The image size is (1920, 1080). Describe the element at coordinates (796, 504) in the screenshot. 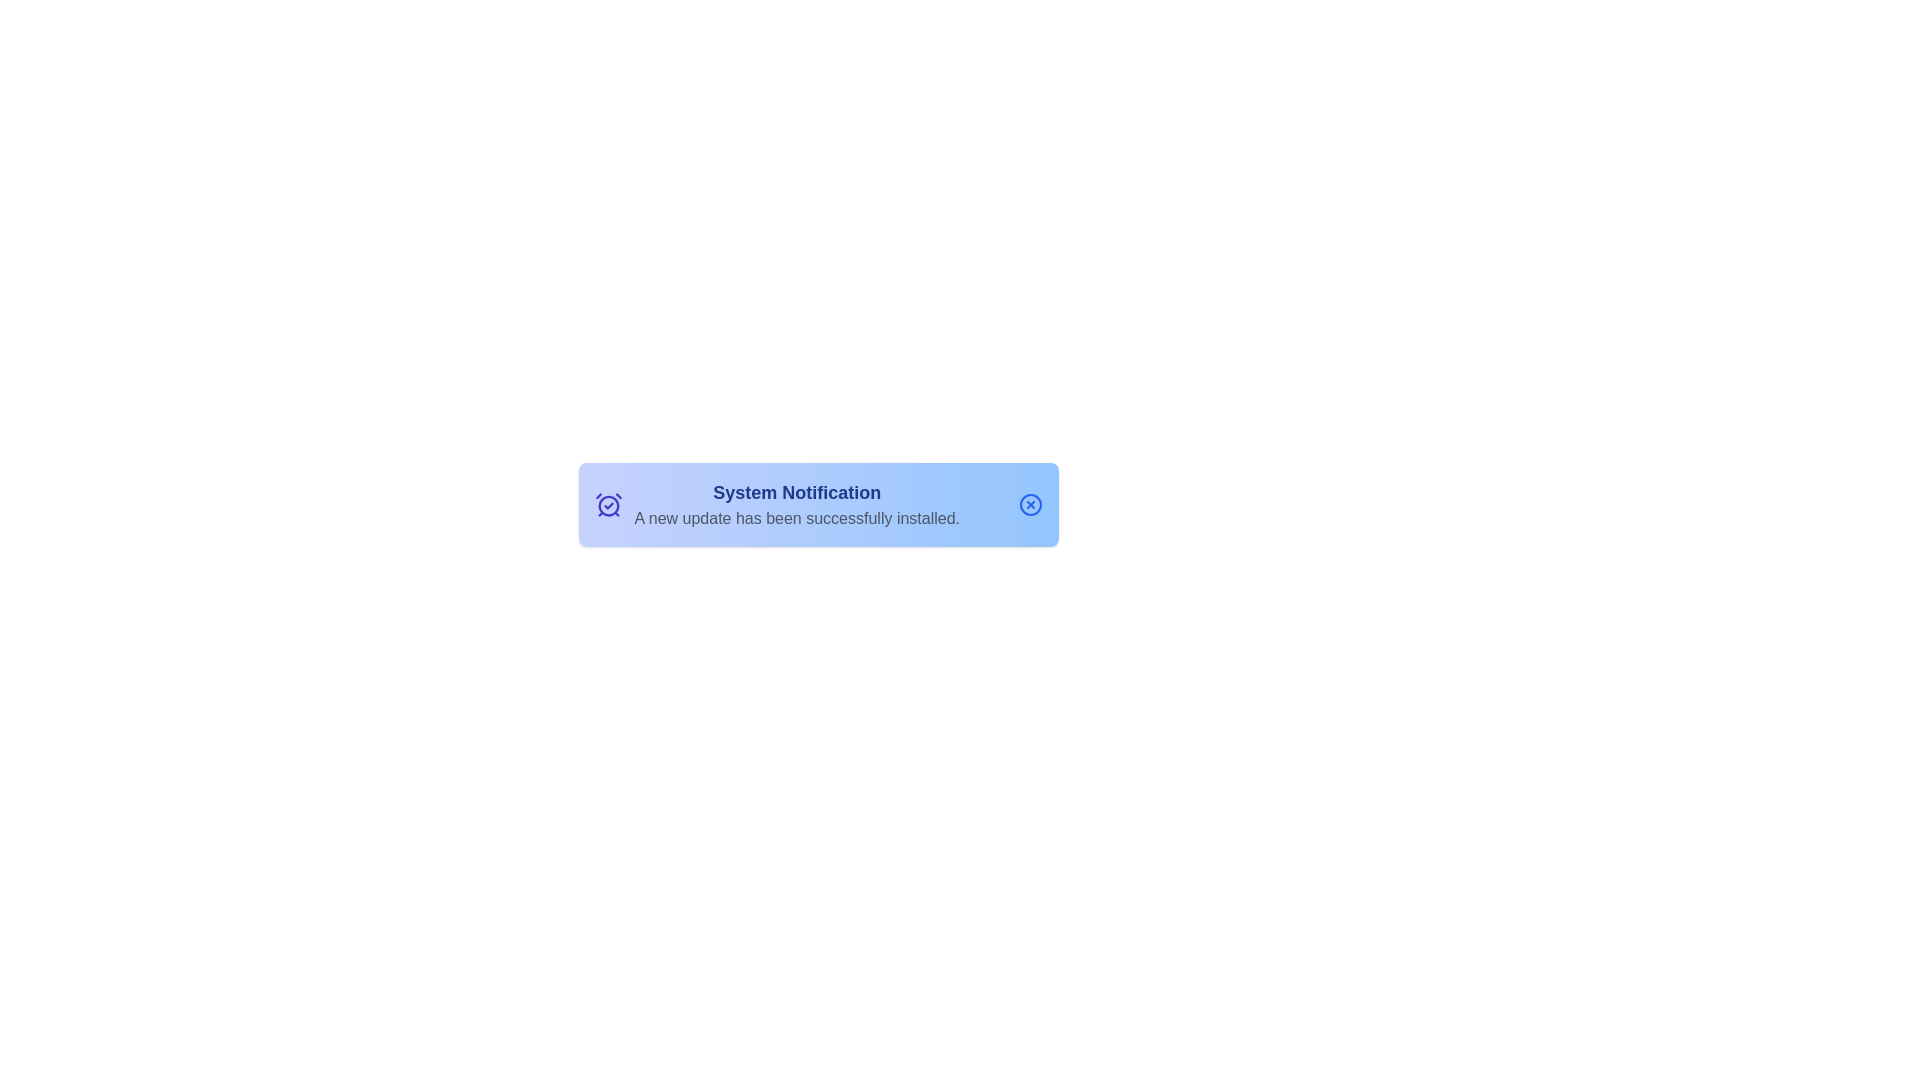

I see `message in the System Notification text block, which displays information about a new update being successfully installed` at that location.